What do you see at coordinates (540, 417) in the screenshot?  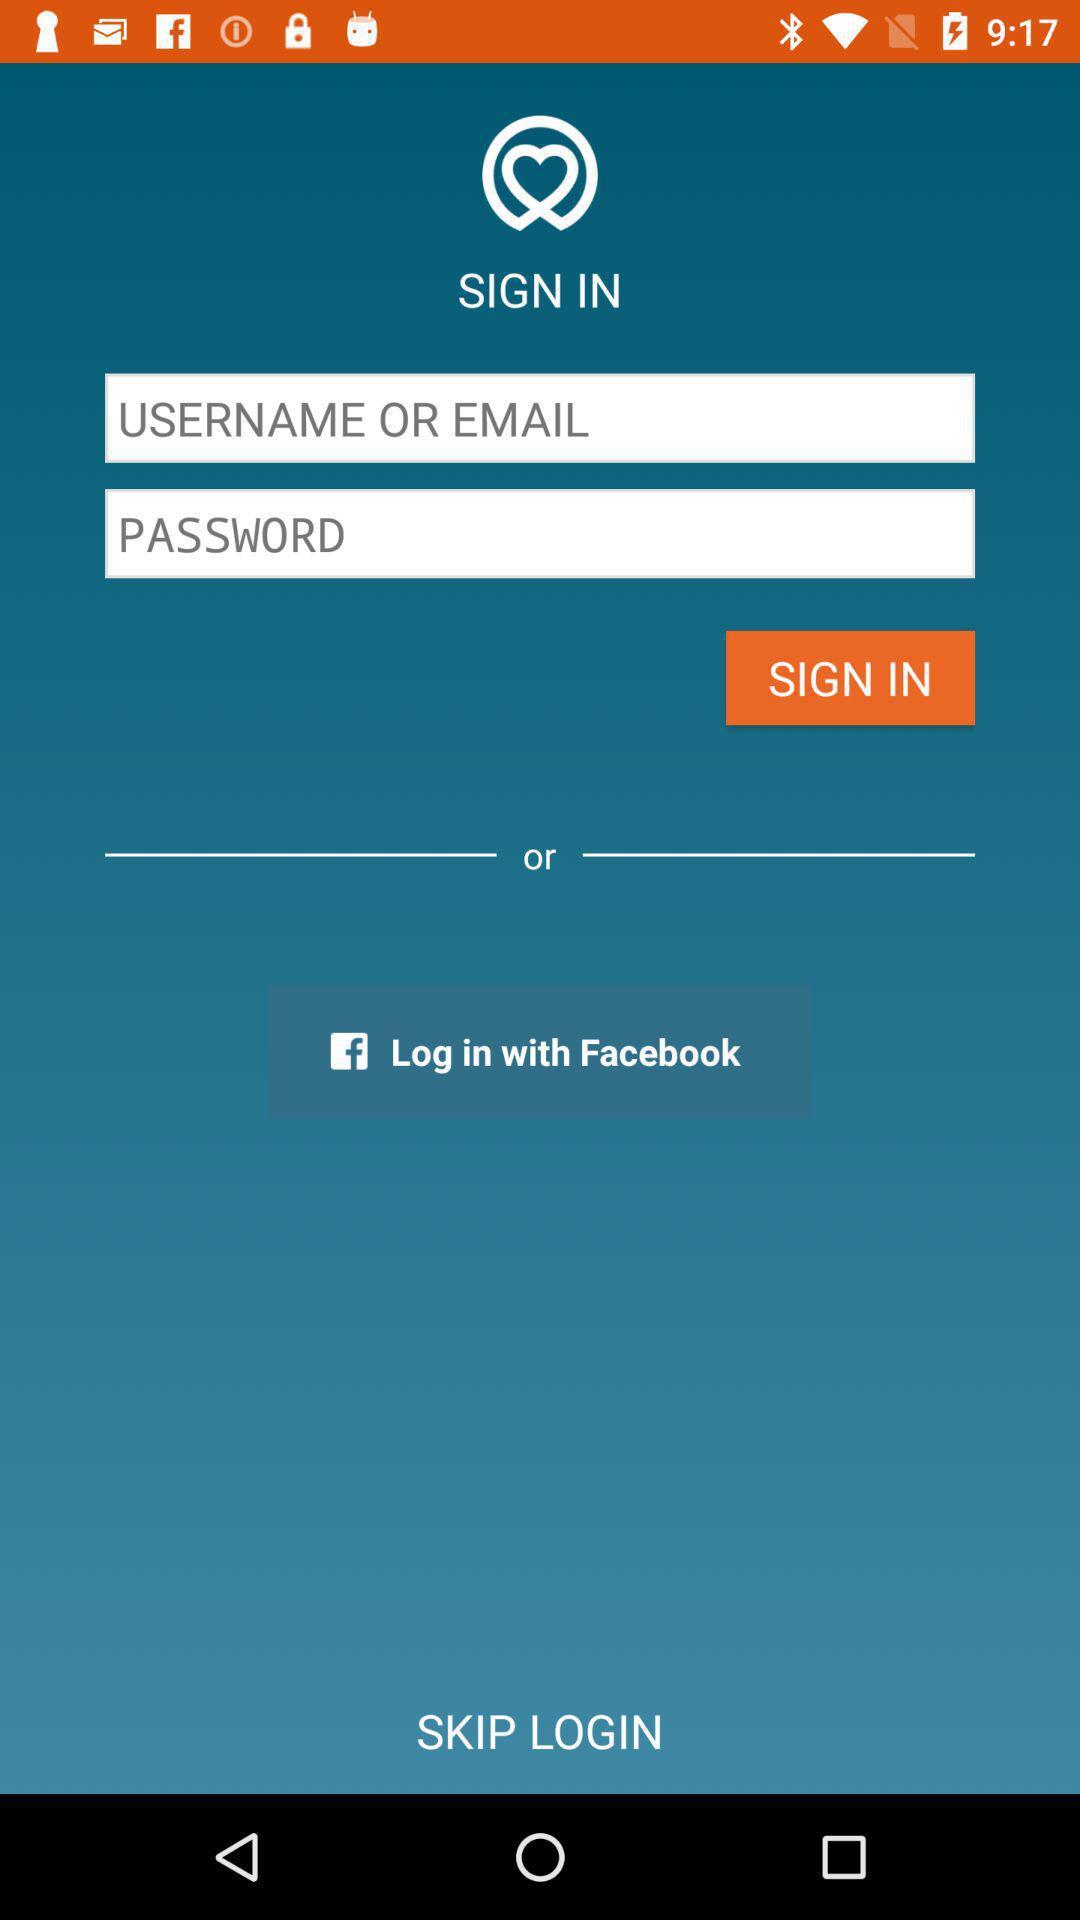 I see `username or email` at bounding box center [540, 417].